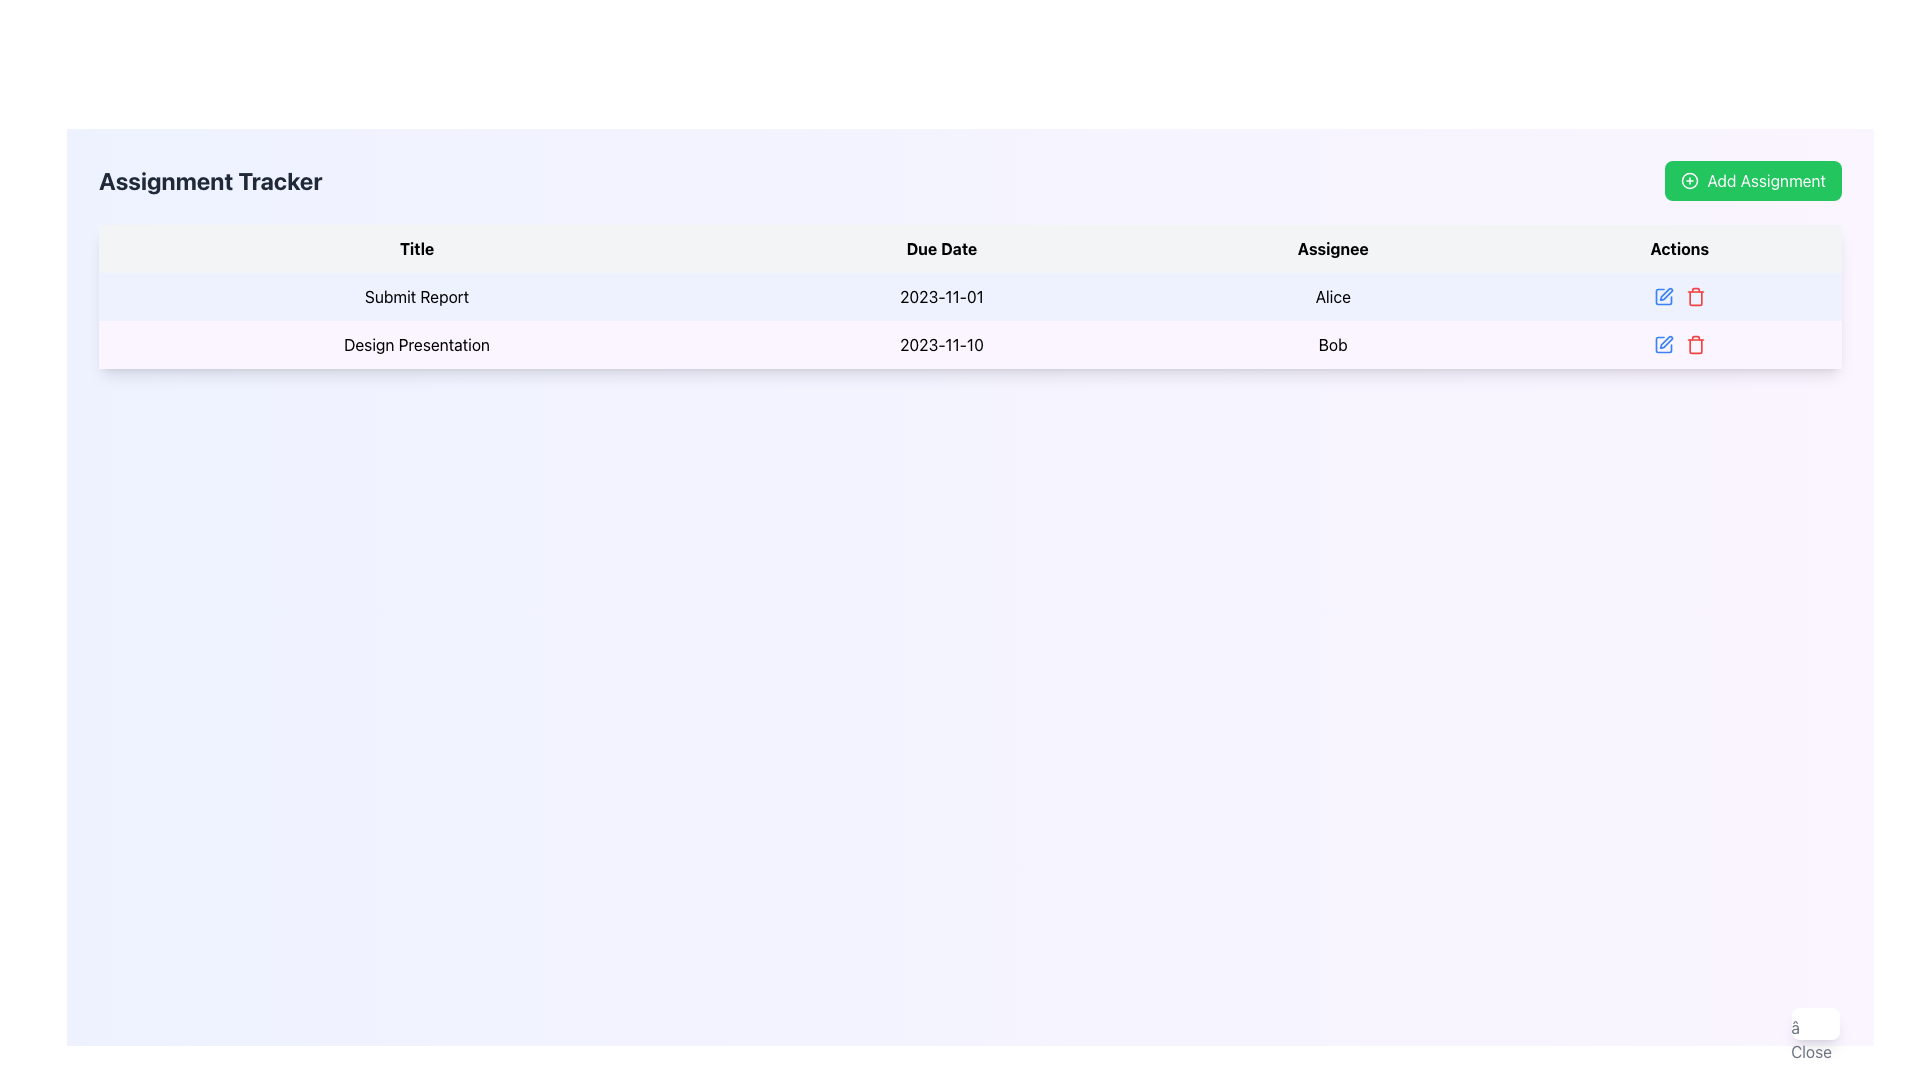  What do you see at coordinates (1689, 181) in the screenshot?
I see `the circular '+' icon within the 'Add Assignment' button, which is styled in a minimalist design with a white icon on a green background, located in the top-right corner of the interface` at bounding box center [1689, 181].